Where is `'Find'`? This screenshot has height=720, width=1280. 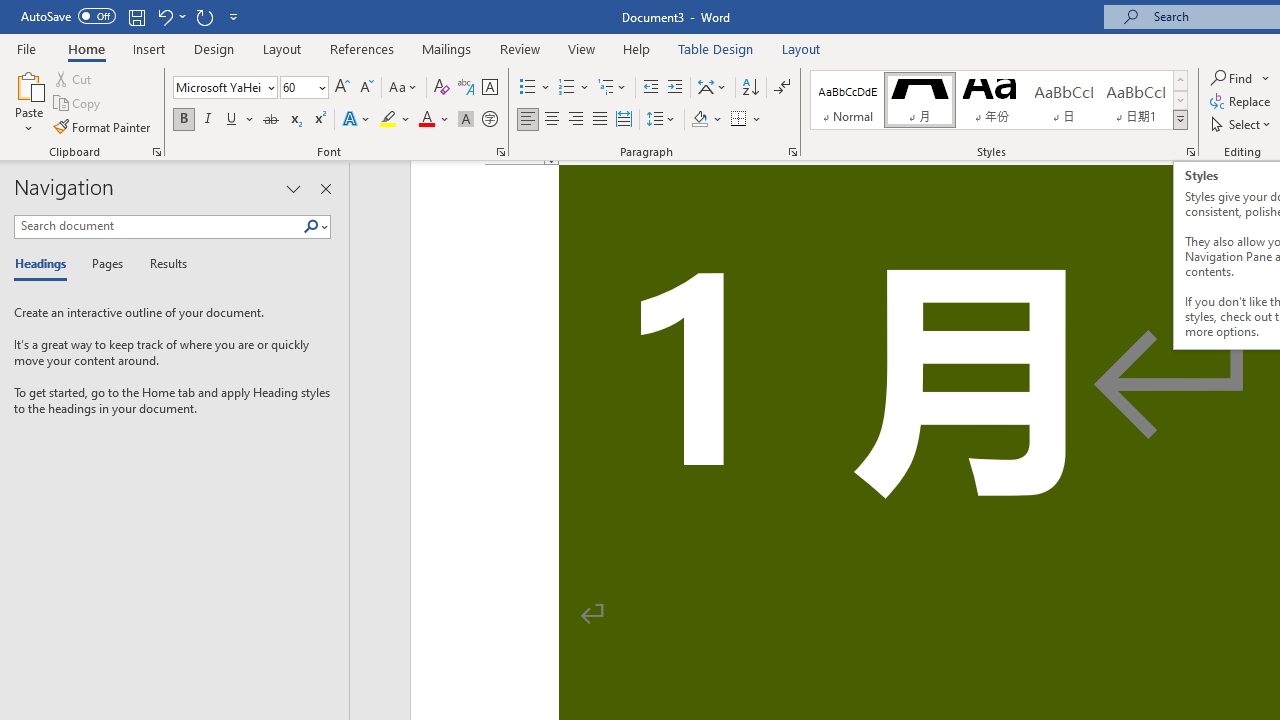
'Find' is located at coordinates (1239, 77).